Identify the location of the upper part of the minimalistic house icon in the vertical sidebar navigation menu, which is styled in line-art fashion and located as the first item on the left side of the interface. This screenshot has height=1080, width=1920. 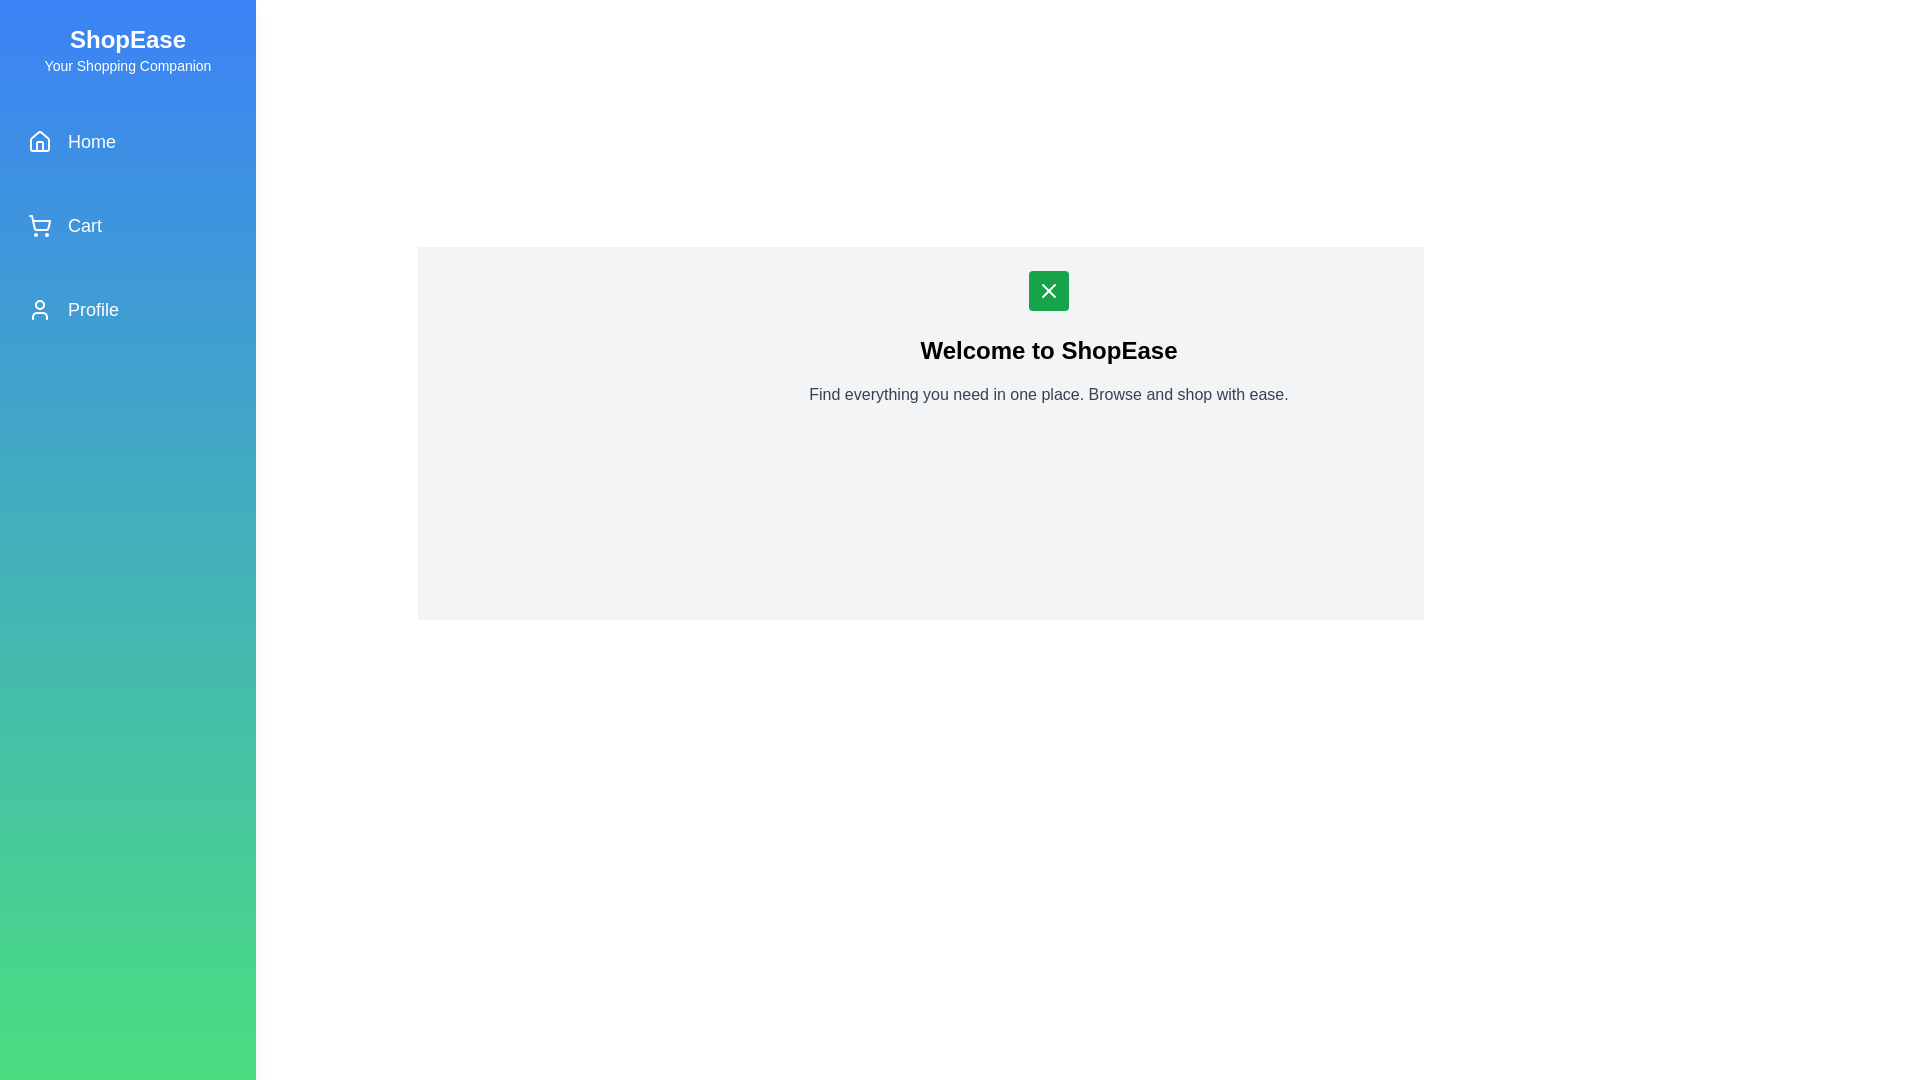
(39, 140).